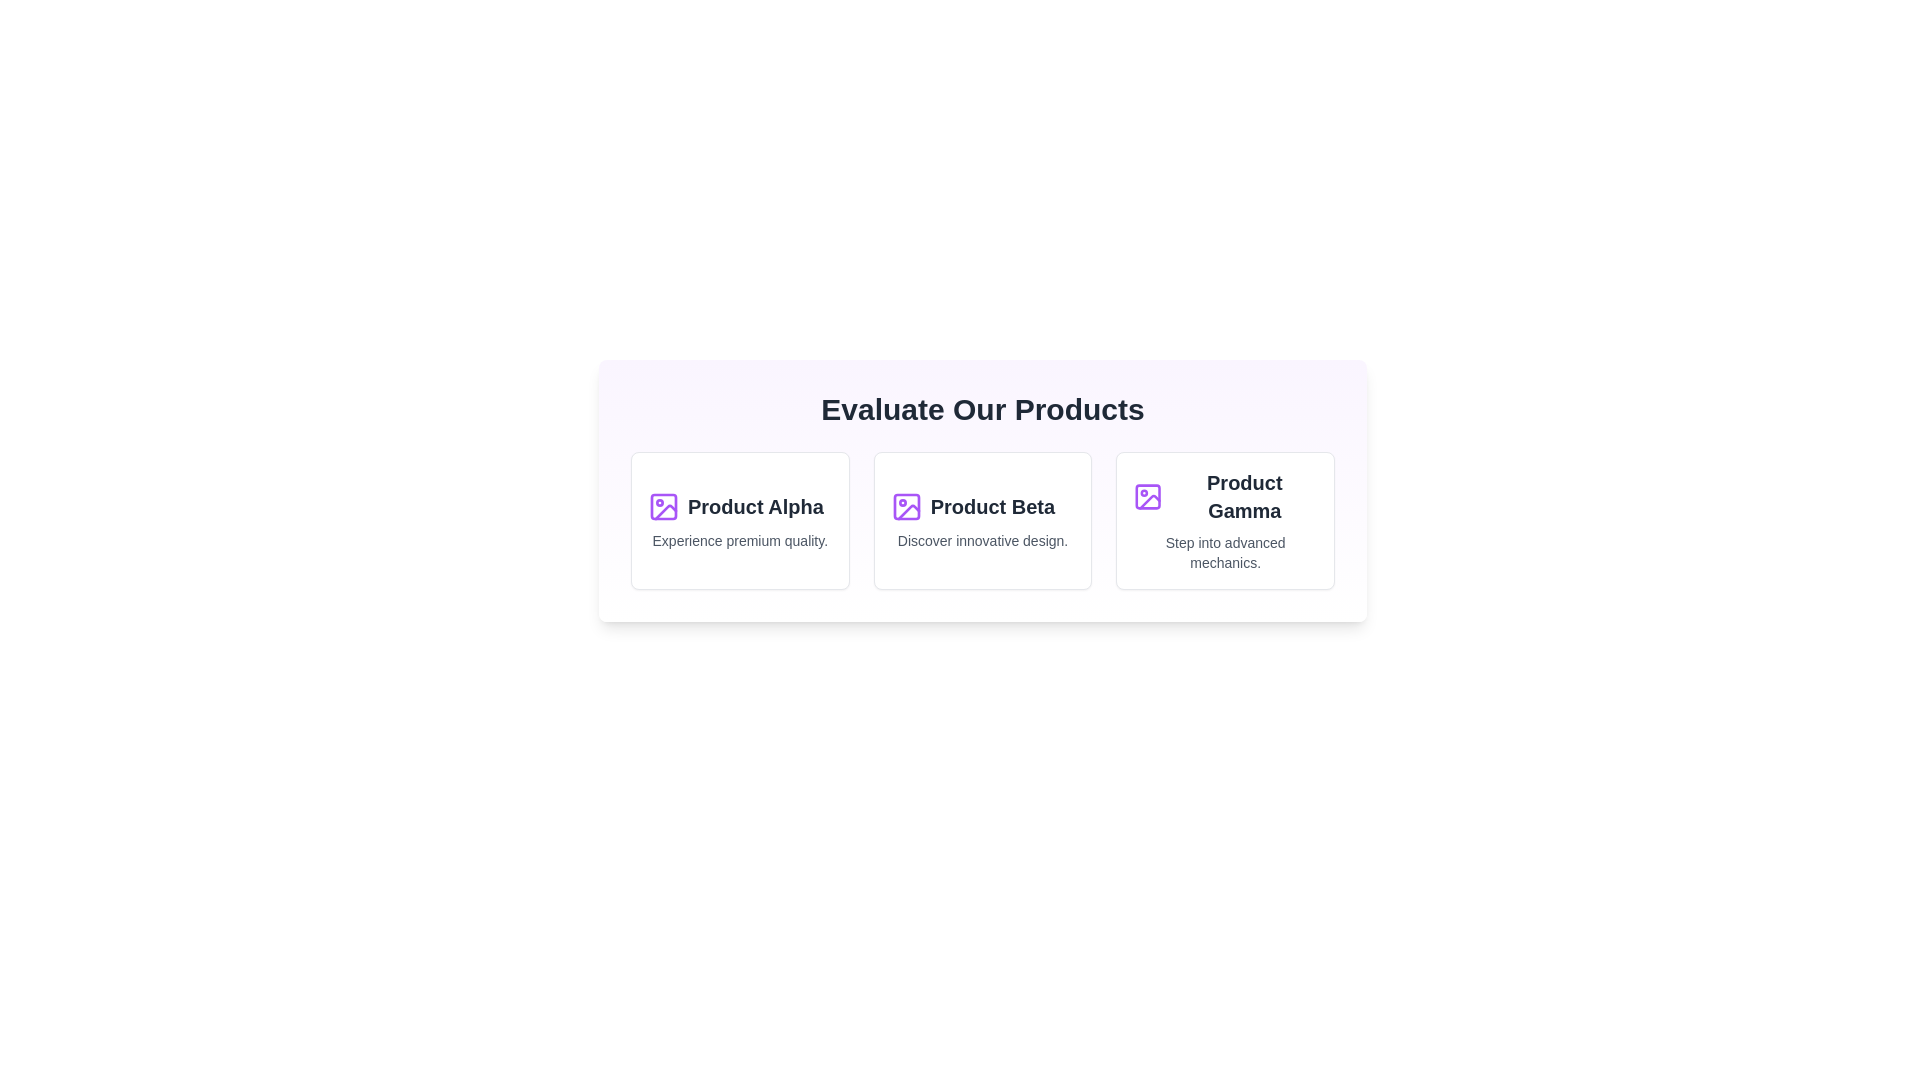 The image size is (1920, 1080). What do you see at coordinates (663, 505) in the screenshot?
I see `the 'Product Alpha' icon located at the leftmost part of the 'Evaluate Our Products' area to interact with the 'Product Alpha' section` at bounding box center [663, 505].